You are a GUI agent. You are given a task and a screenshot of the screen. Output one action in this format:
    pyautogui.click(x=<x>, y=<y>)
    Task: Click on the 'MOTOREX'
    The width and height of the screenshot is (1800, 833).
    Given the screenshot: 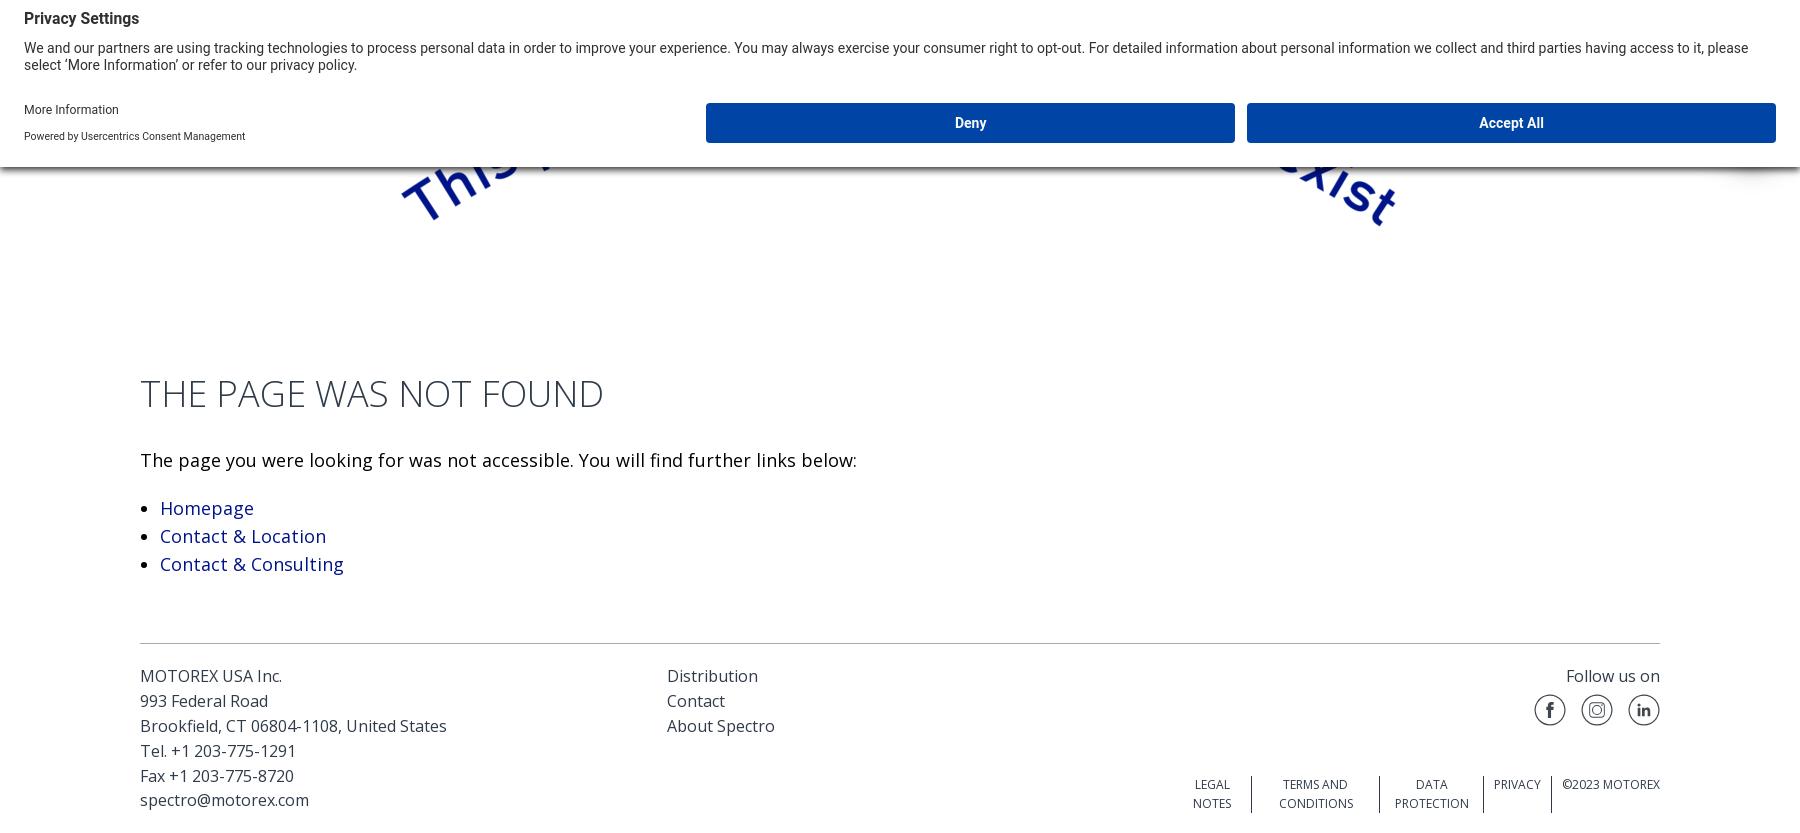 What is the action you would take?
    pyautogui.click(x=1630, y=782)
    